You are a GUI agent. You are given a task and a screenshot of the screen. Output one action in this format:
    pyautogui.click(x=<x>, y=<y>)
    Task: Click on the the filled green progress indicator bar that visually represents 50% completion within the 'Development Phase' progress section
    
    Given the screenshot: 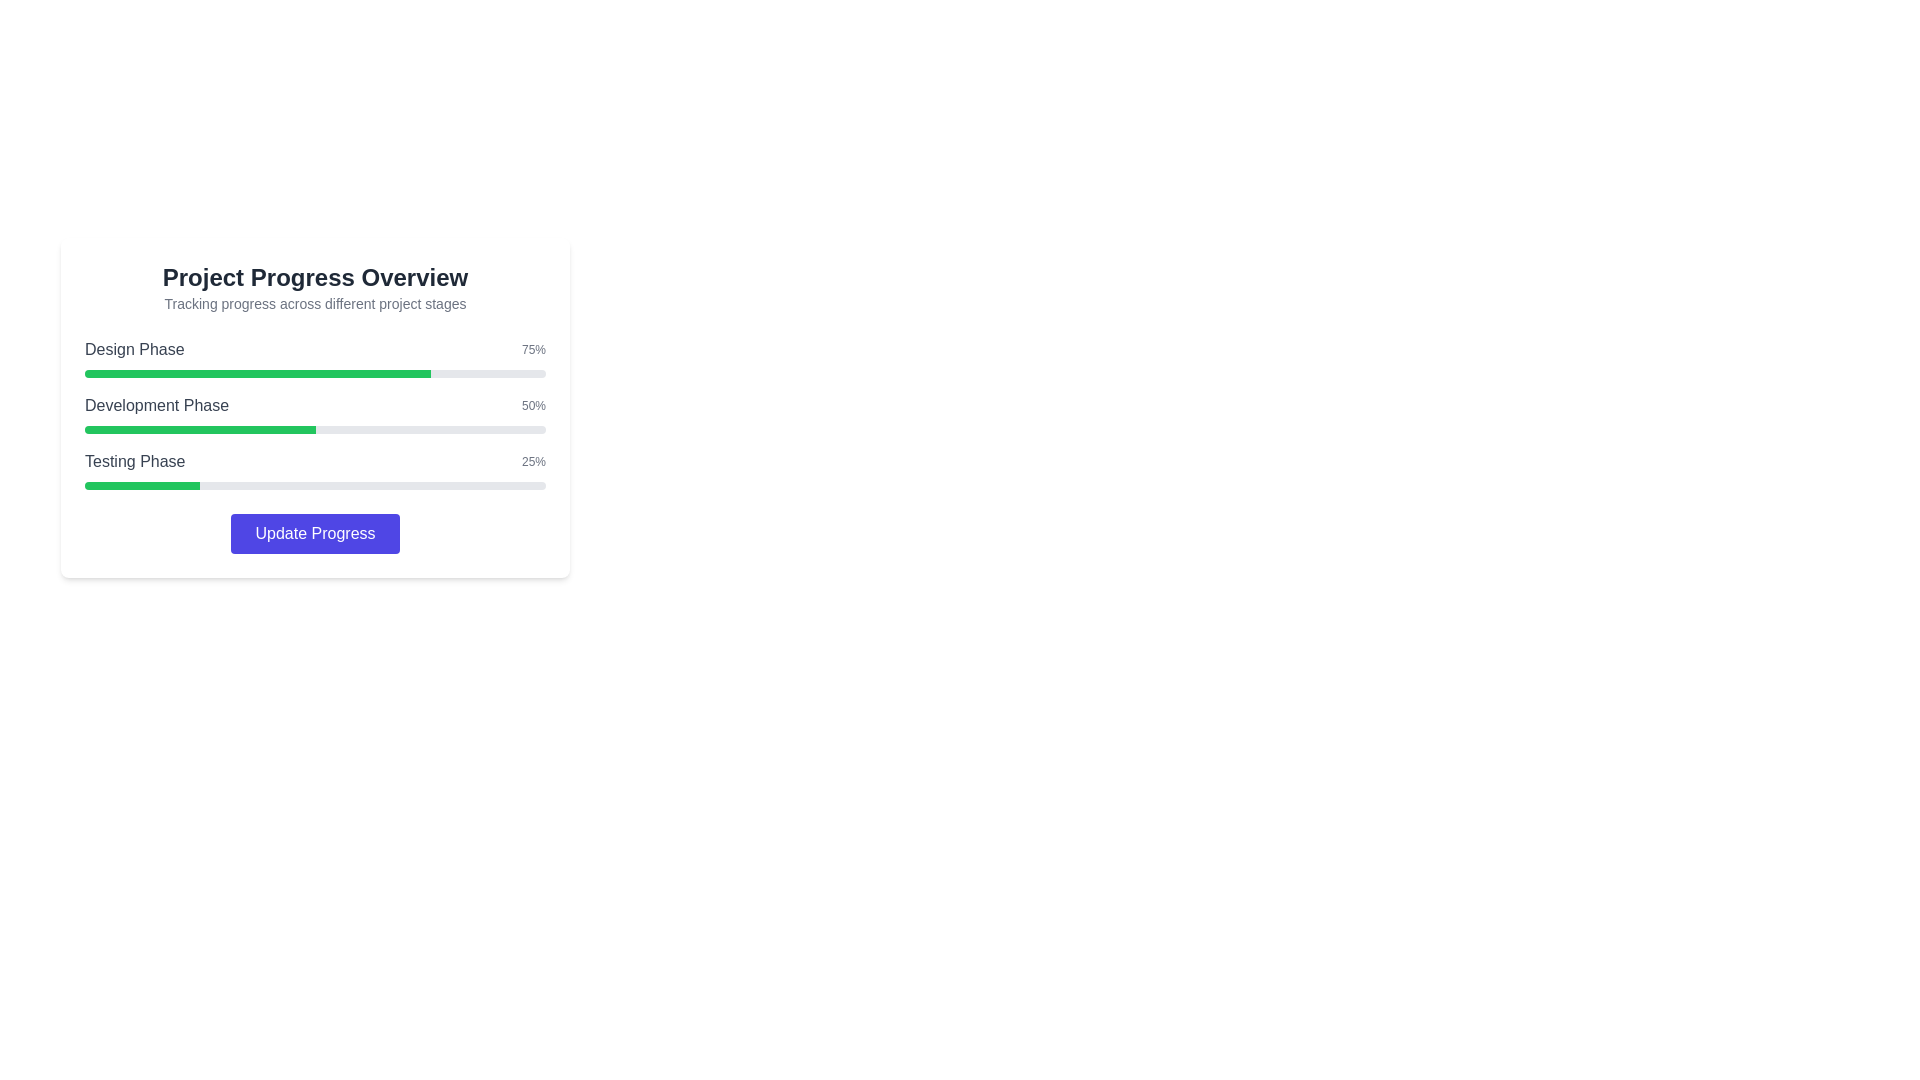 What is the action you would take?
    pyautogui.click(x=200, y=428)
    